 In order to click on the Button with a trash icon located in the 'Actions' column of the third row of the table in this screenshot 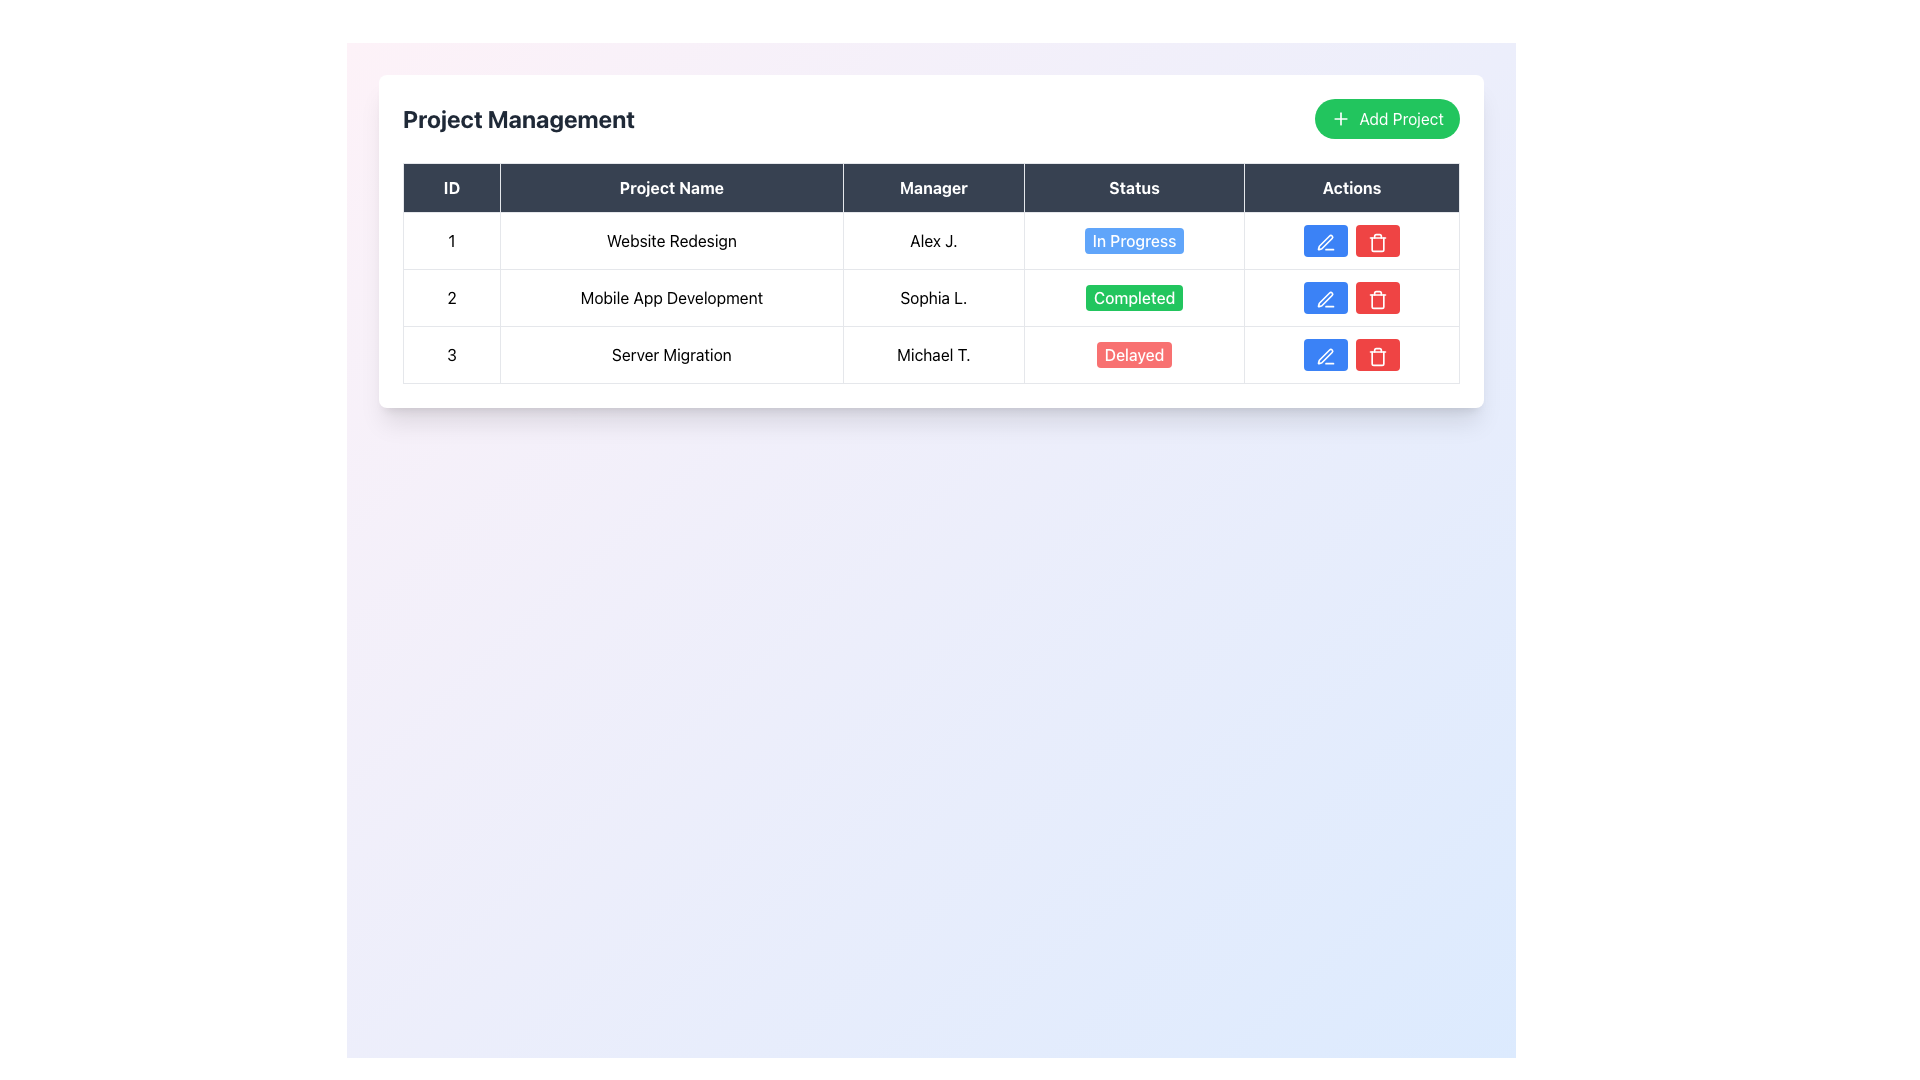, I will do `click(1376, 241)`.